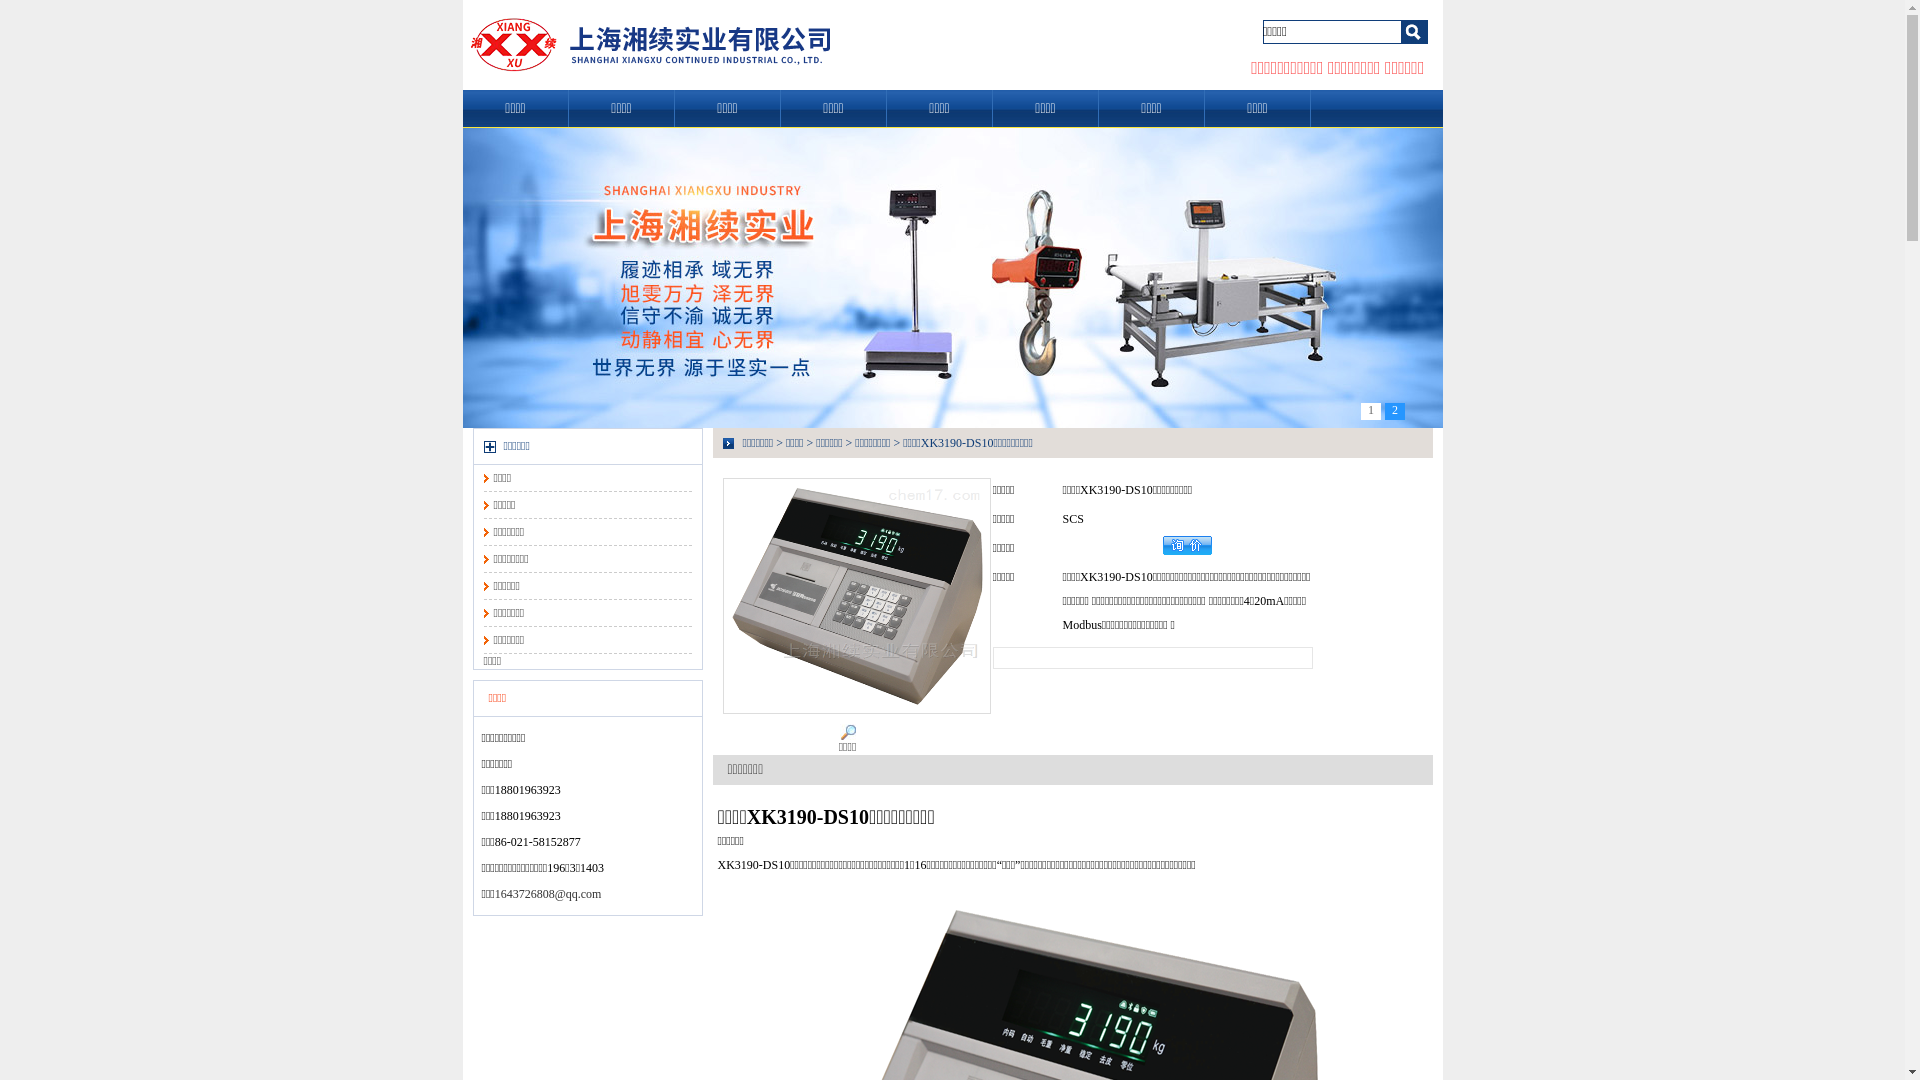 This screenshot has height=1080, width=1920. Describe the element at coordinates (548, 893) in the screenshot. I see `'1643726808@qq.com'` at that location.